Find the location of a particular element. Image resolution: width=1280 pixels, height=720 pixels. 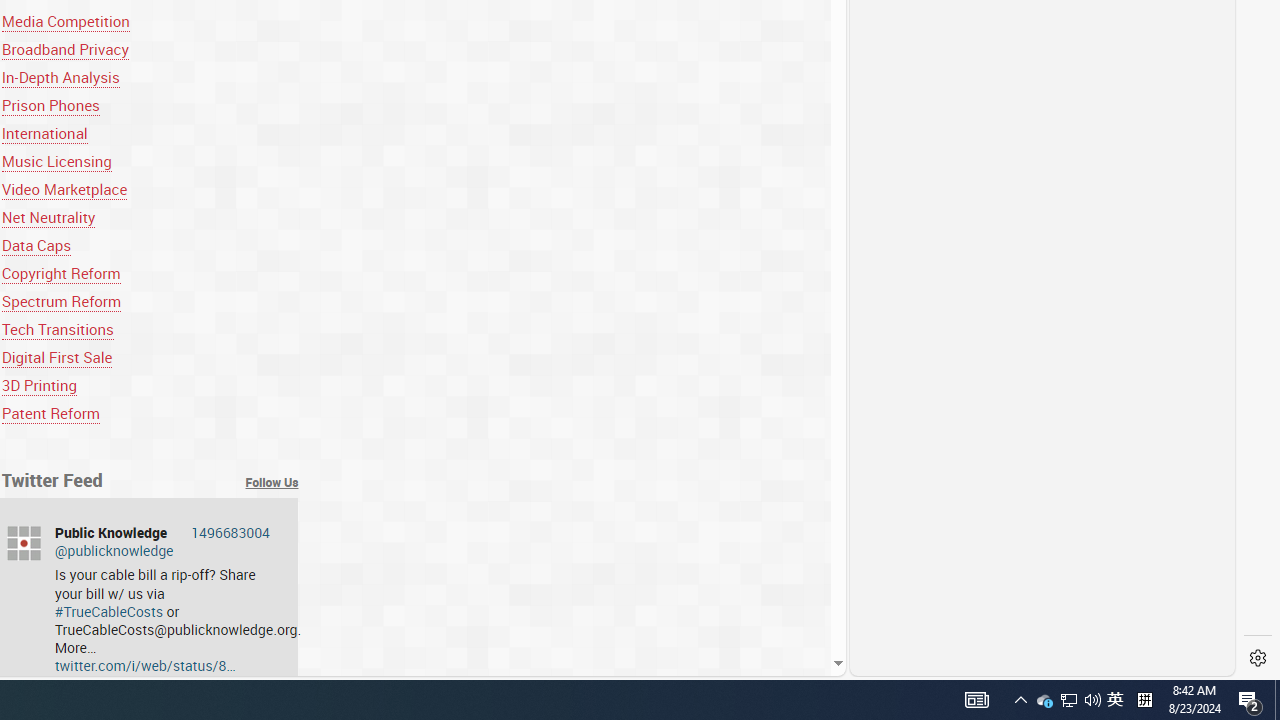

'Broadband Privacy' is located at coordinates (65, 48).